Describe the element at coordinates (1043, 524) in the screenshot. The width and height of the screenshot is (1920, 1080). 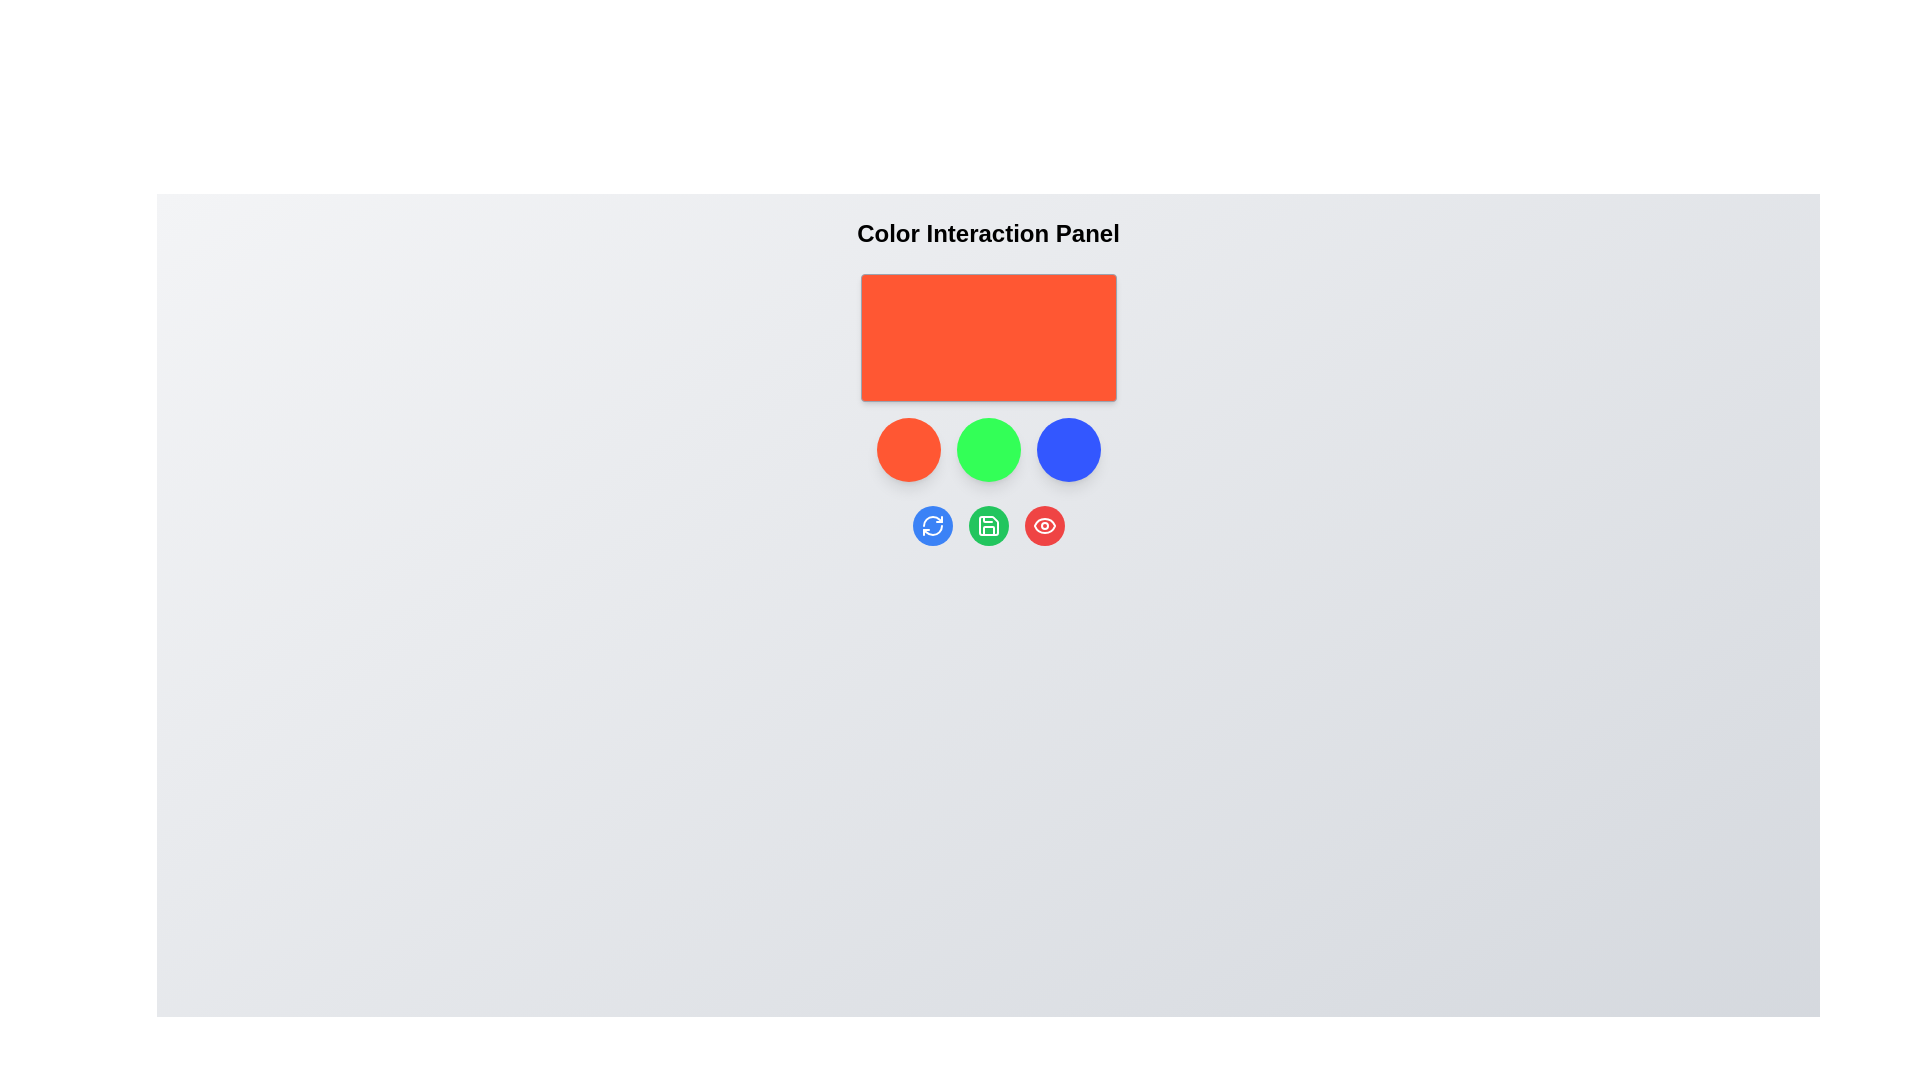
I see `the circular red button with a white eye icon located in the Color Interaction Panel, which is the fourth button from the left` at that location.